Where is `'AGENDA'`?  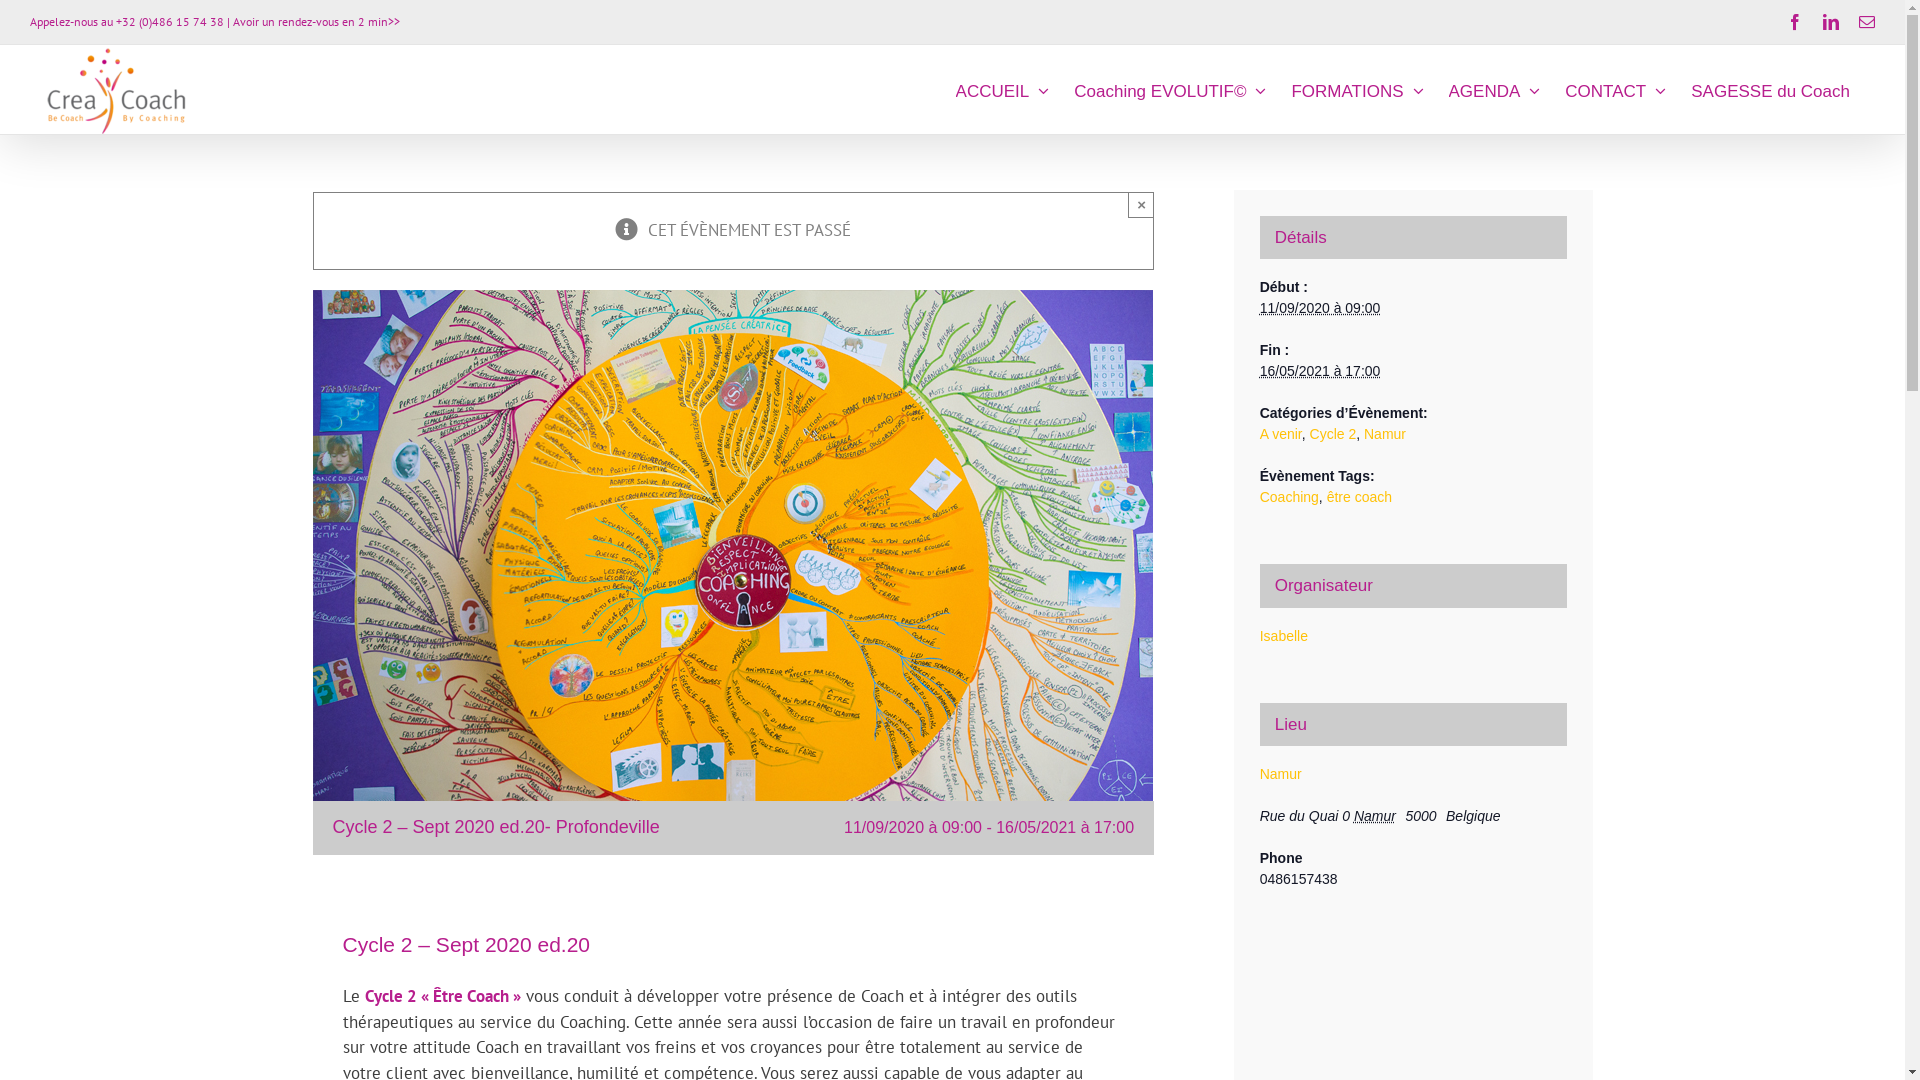
'AGENDA' is located at coordinates (1449, 88).